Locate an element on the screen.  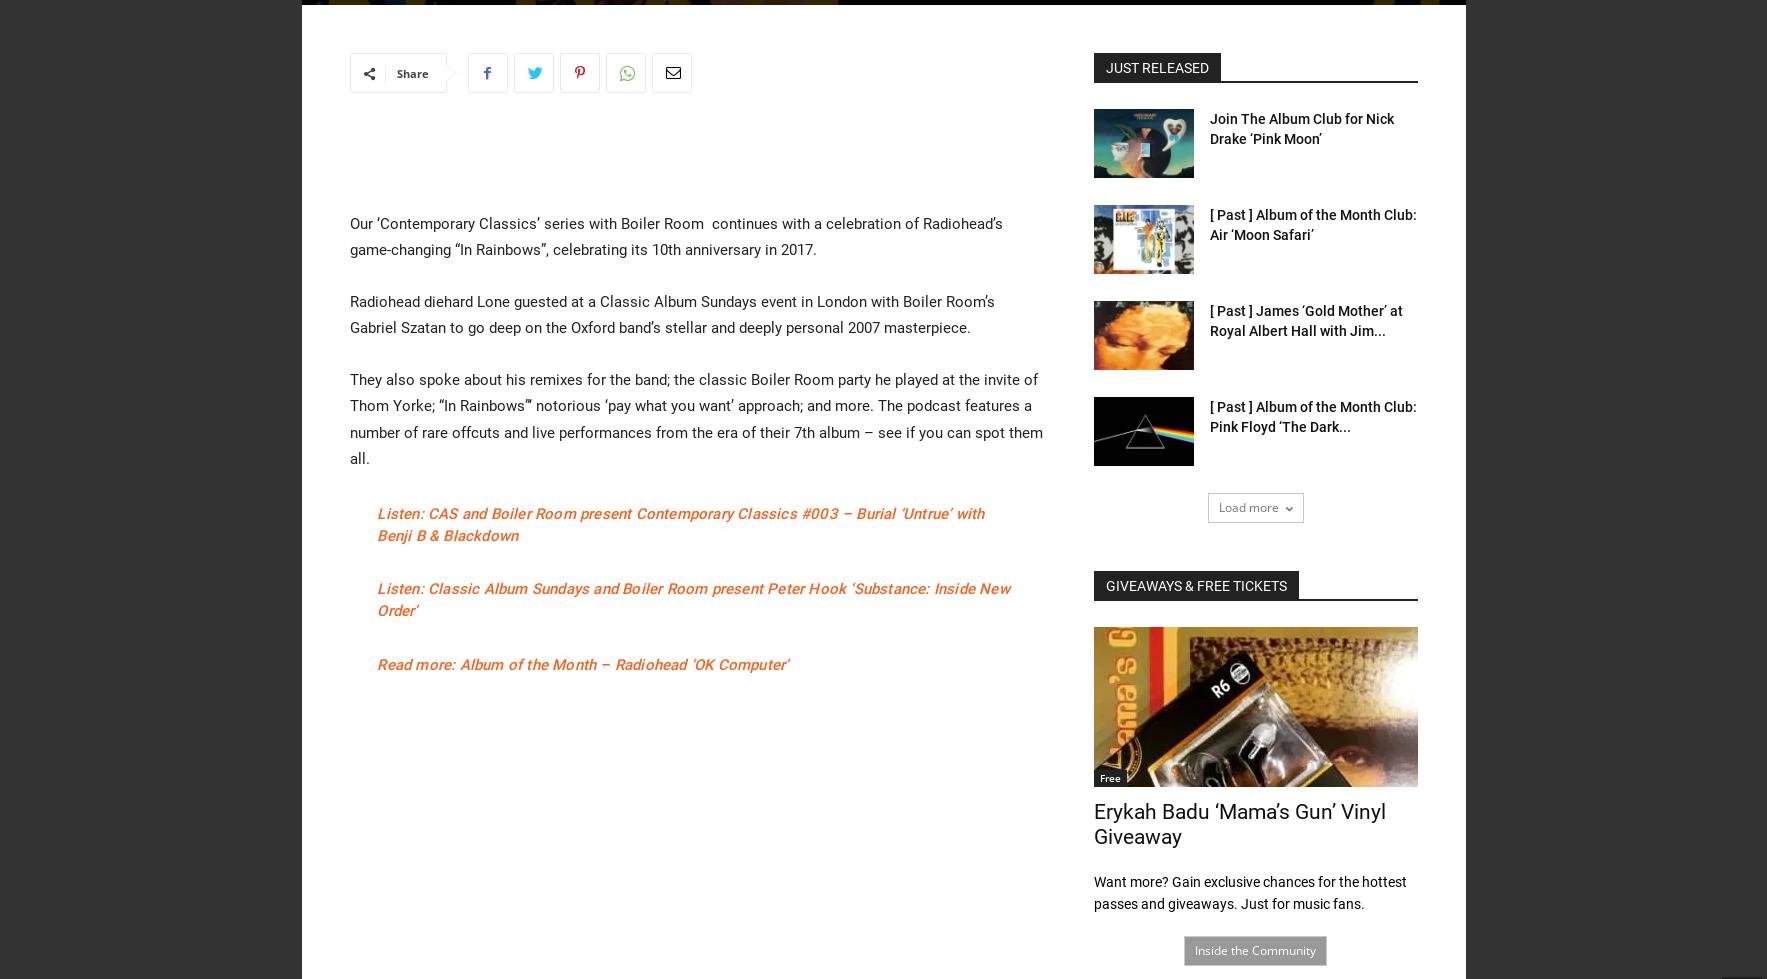
'[ Past ] Album of the Month Club: Air ‘Moon Safari’' is located at coordinates (1311, 224).